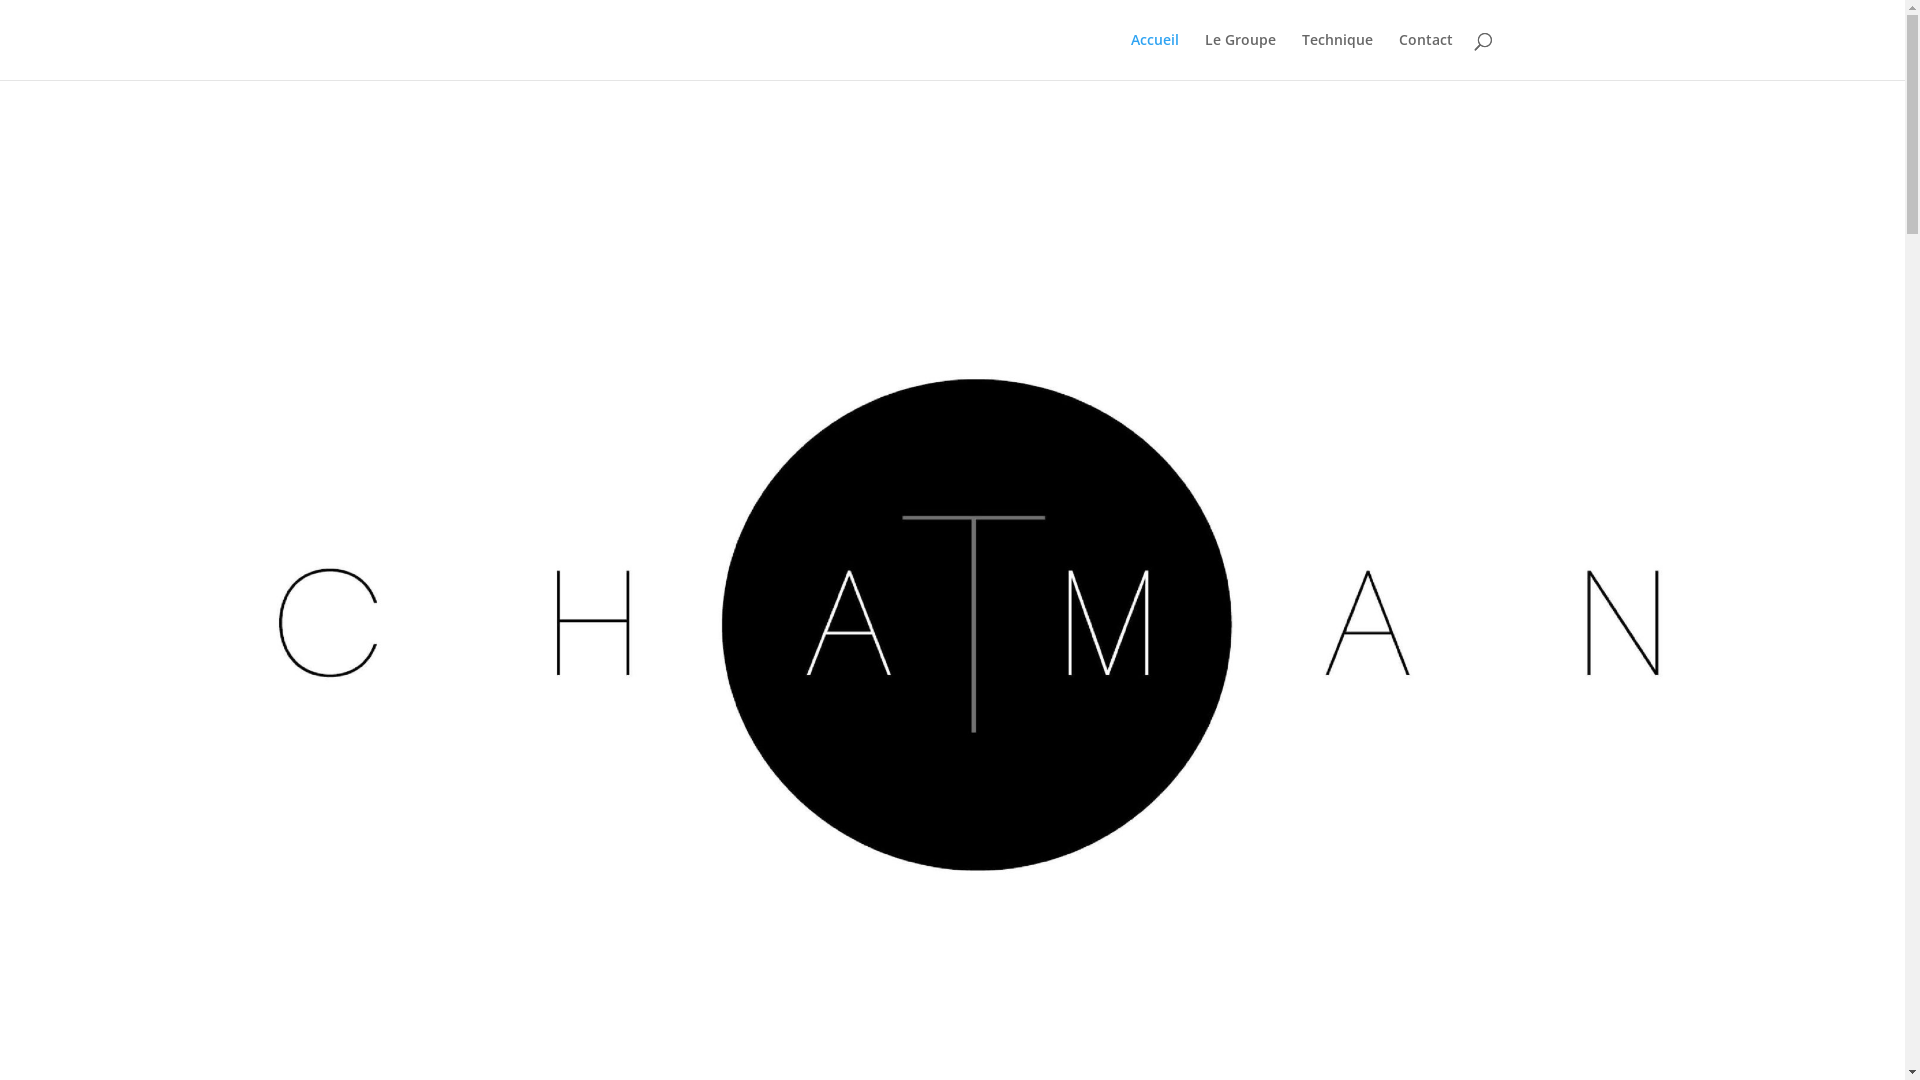 Image resolution: width=1920 pixels, height=1080 pixels. I want to click on 'Accueil', so click(1153, 55).